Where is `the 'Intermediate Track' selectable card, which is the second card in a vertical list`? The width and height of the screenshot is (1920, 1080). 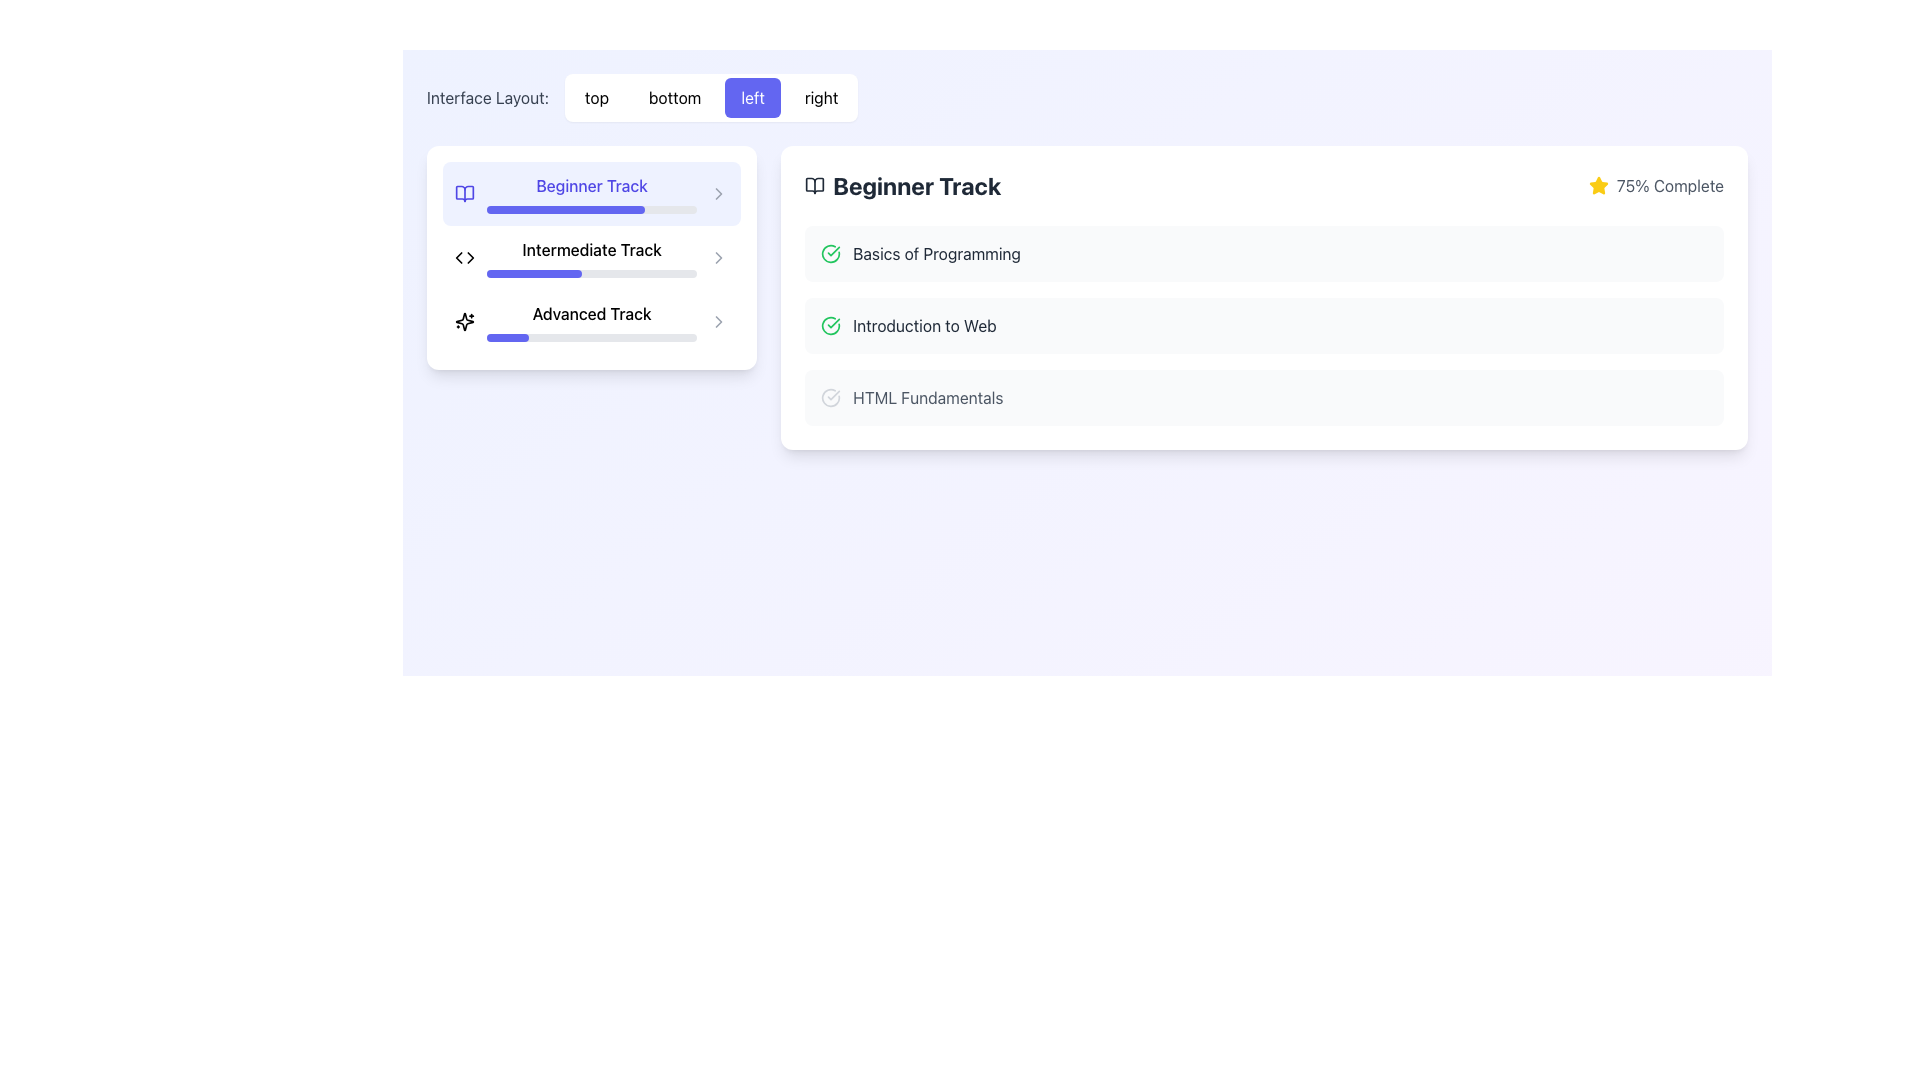 the 'Intermediate Track' selectable card, which is the second card in a vertical list is located at coordinates (591, 257).